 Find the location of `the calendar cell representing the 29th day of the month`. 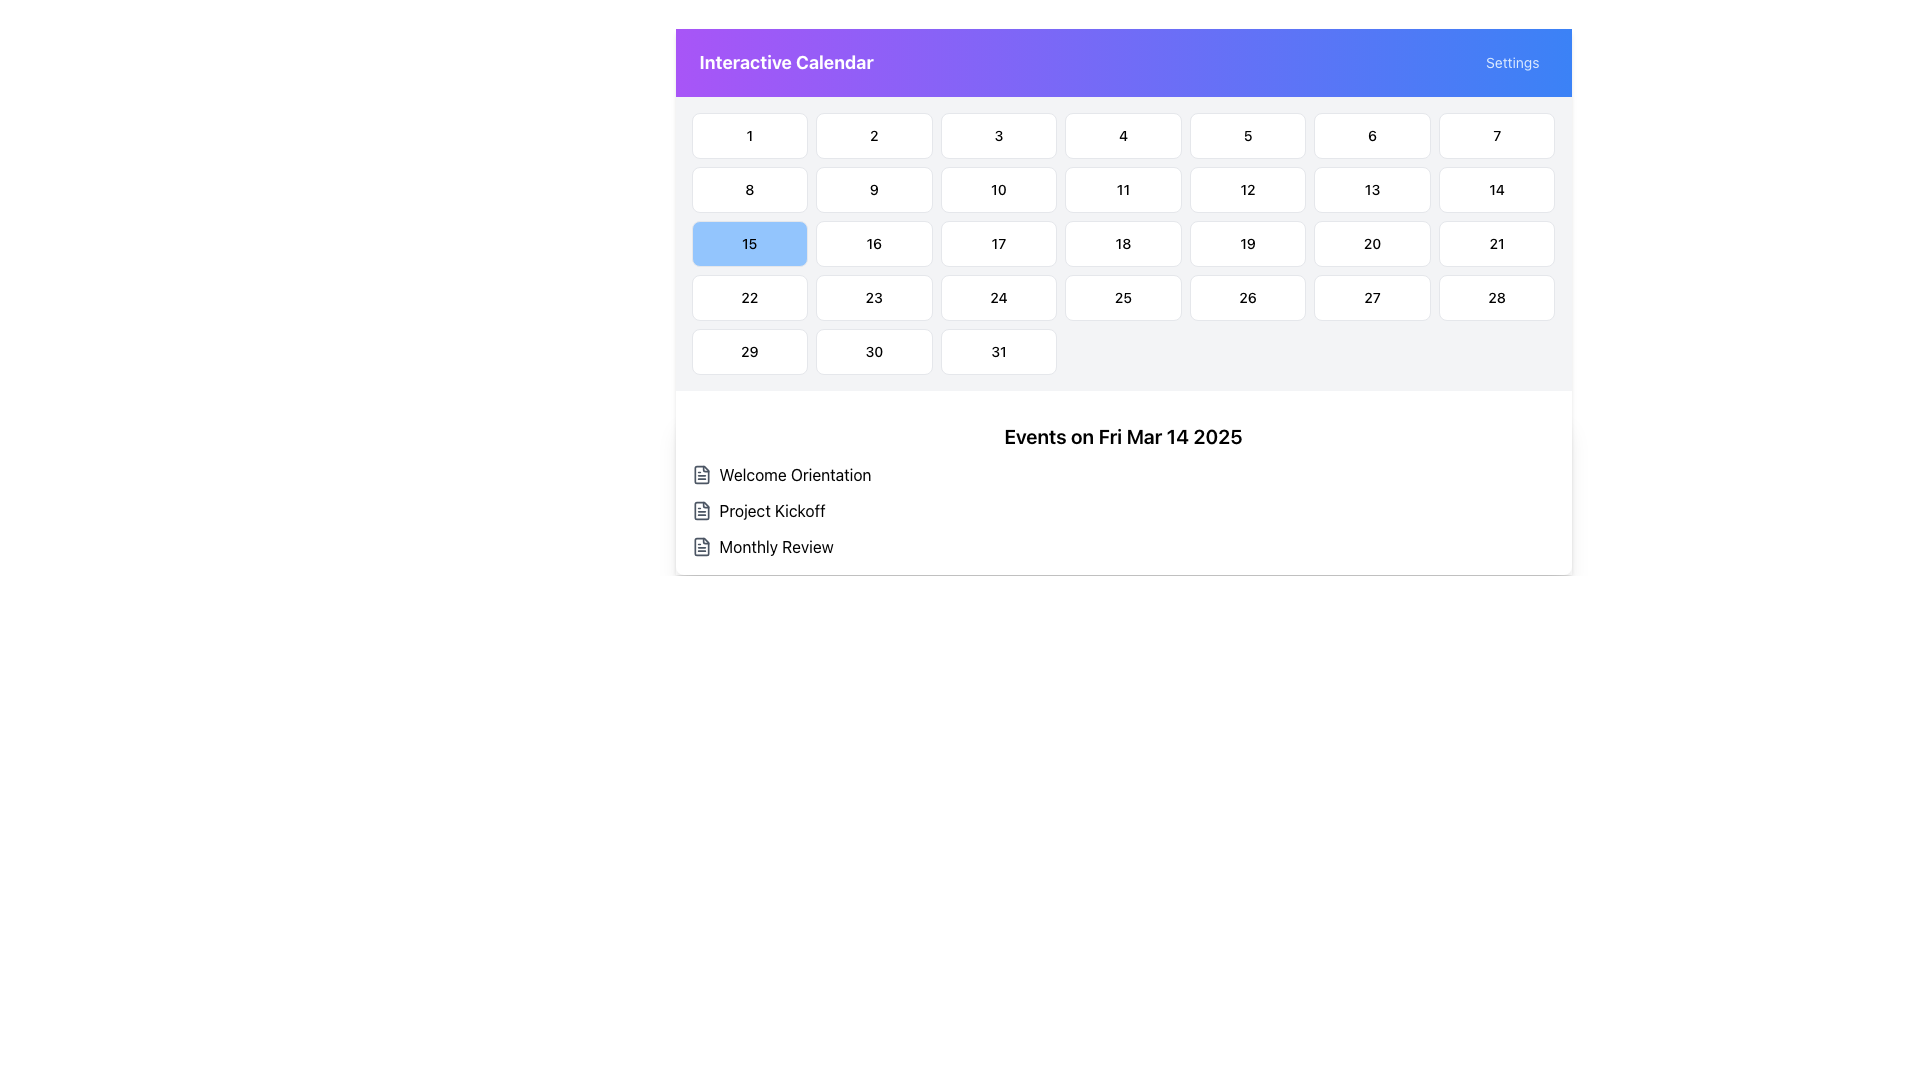

the calendar cell representing the 29th day of the month is located at coordinates (748, 350).